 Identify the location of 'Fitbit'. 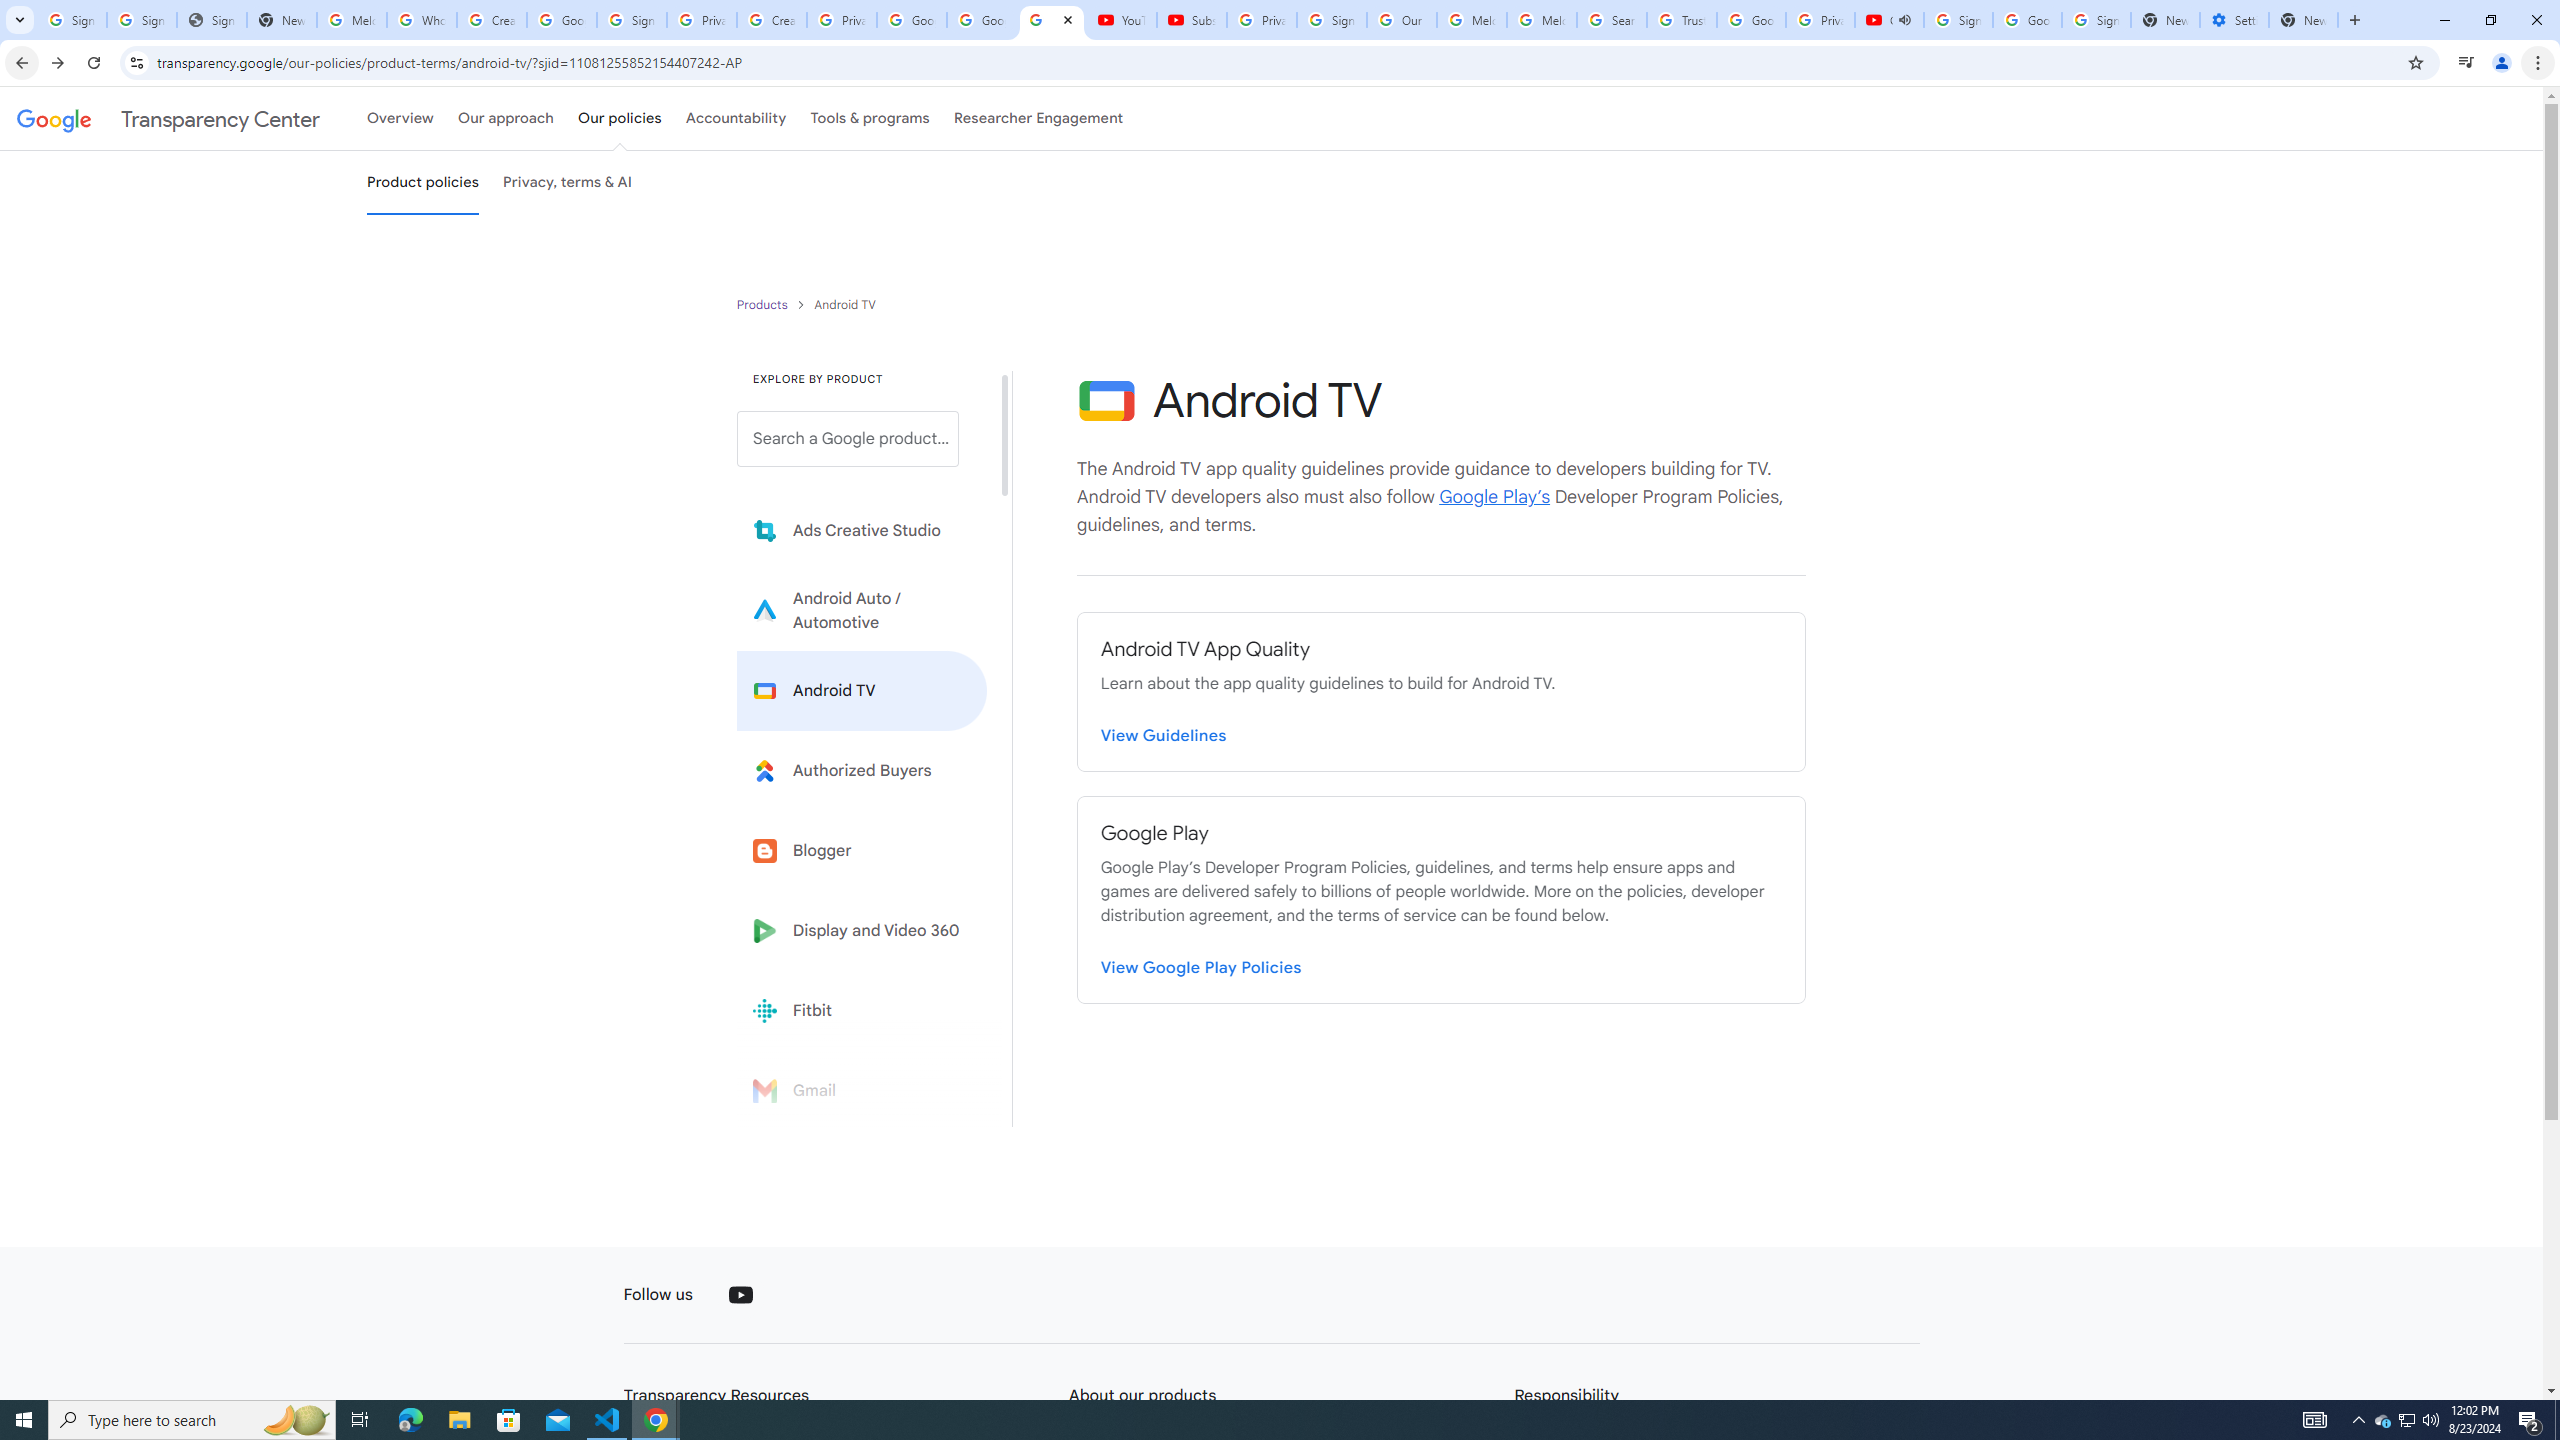
(861, 1010).